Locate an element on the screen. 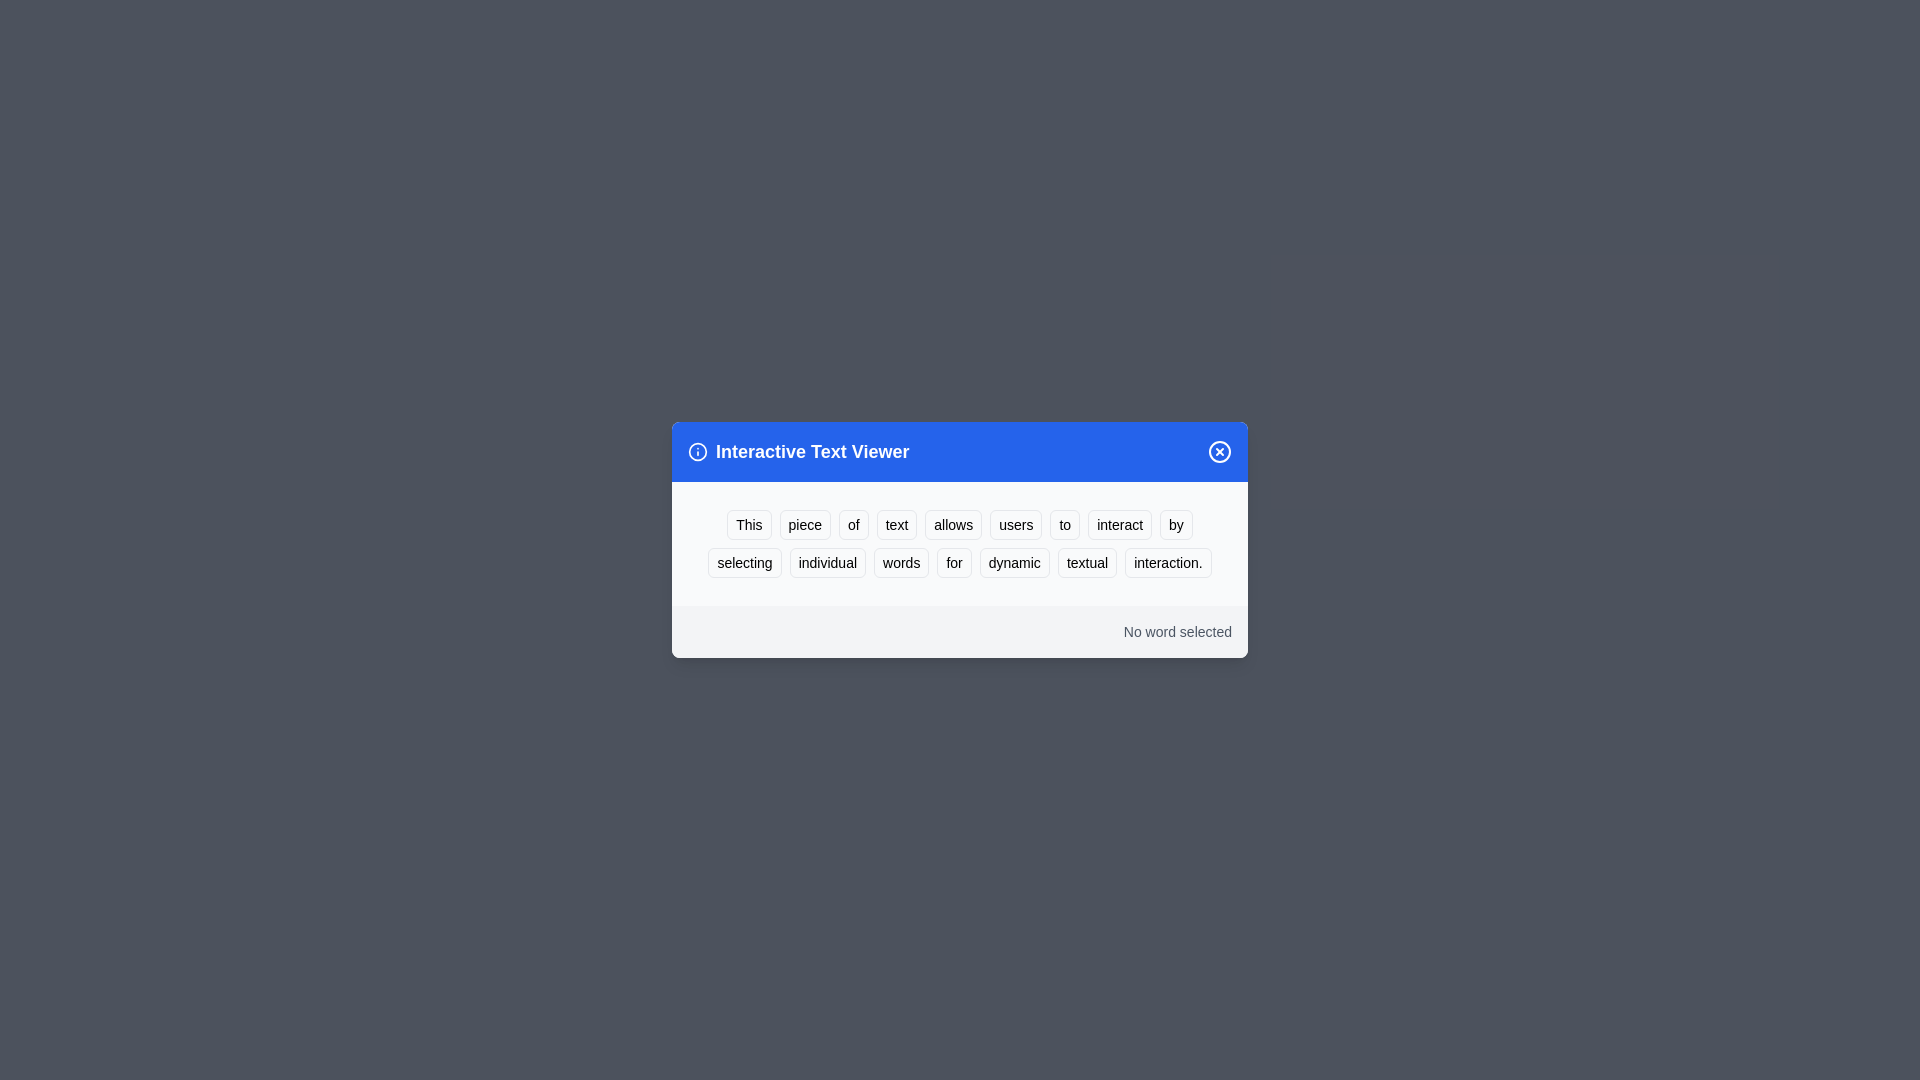 This screenshot has height=1080, width=1920. the word 'piece' to highlight it is located at coordinates (805, 523).